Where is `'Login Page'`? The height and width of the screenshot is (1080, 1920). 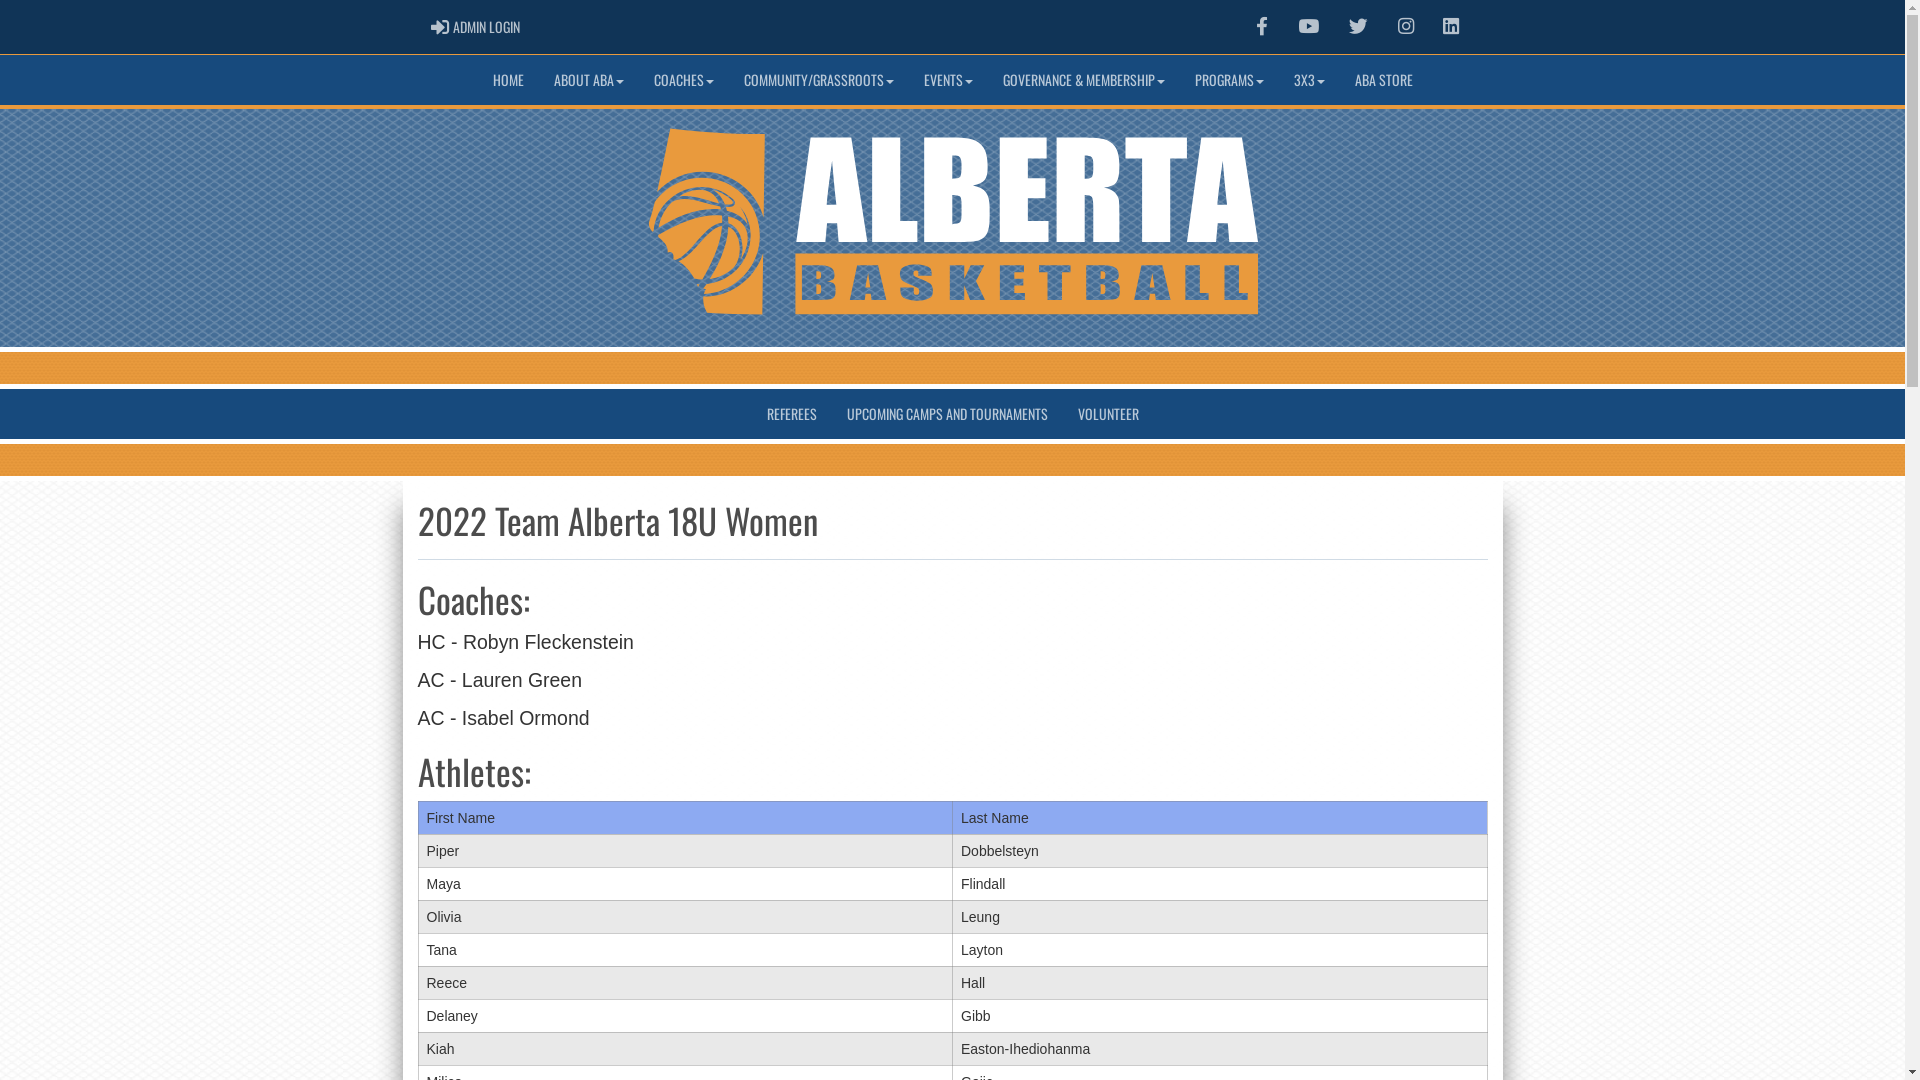 'Login Page' is located at coordinates (438, 27).